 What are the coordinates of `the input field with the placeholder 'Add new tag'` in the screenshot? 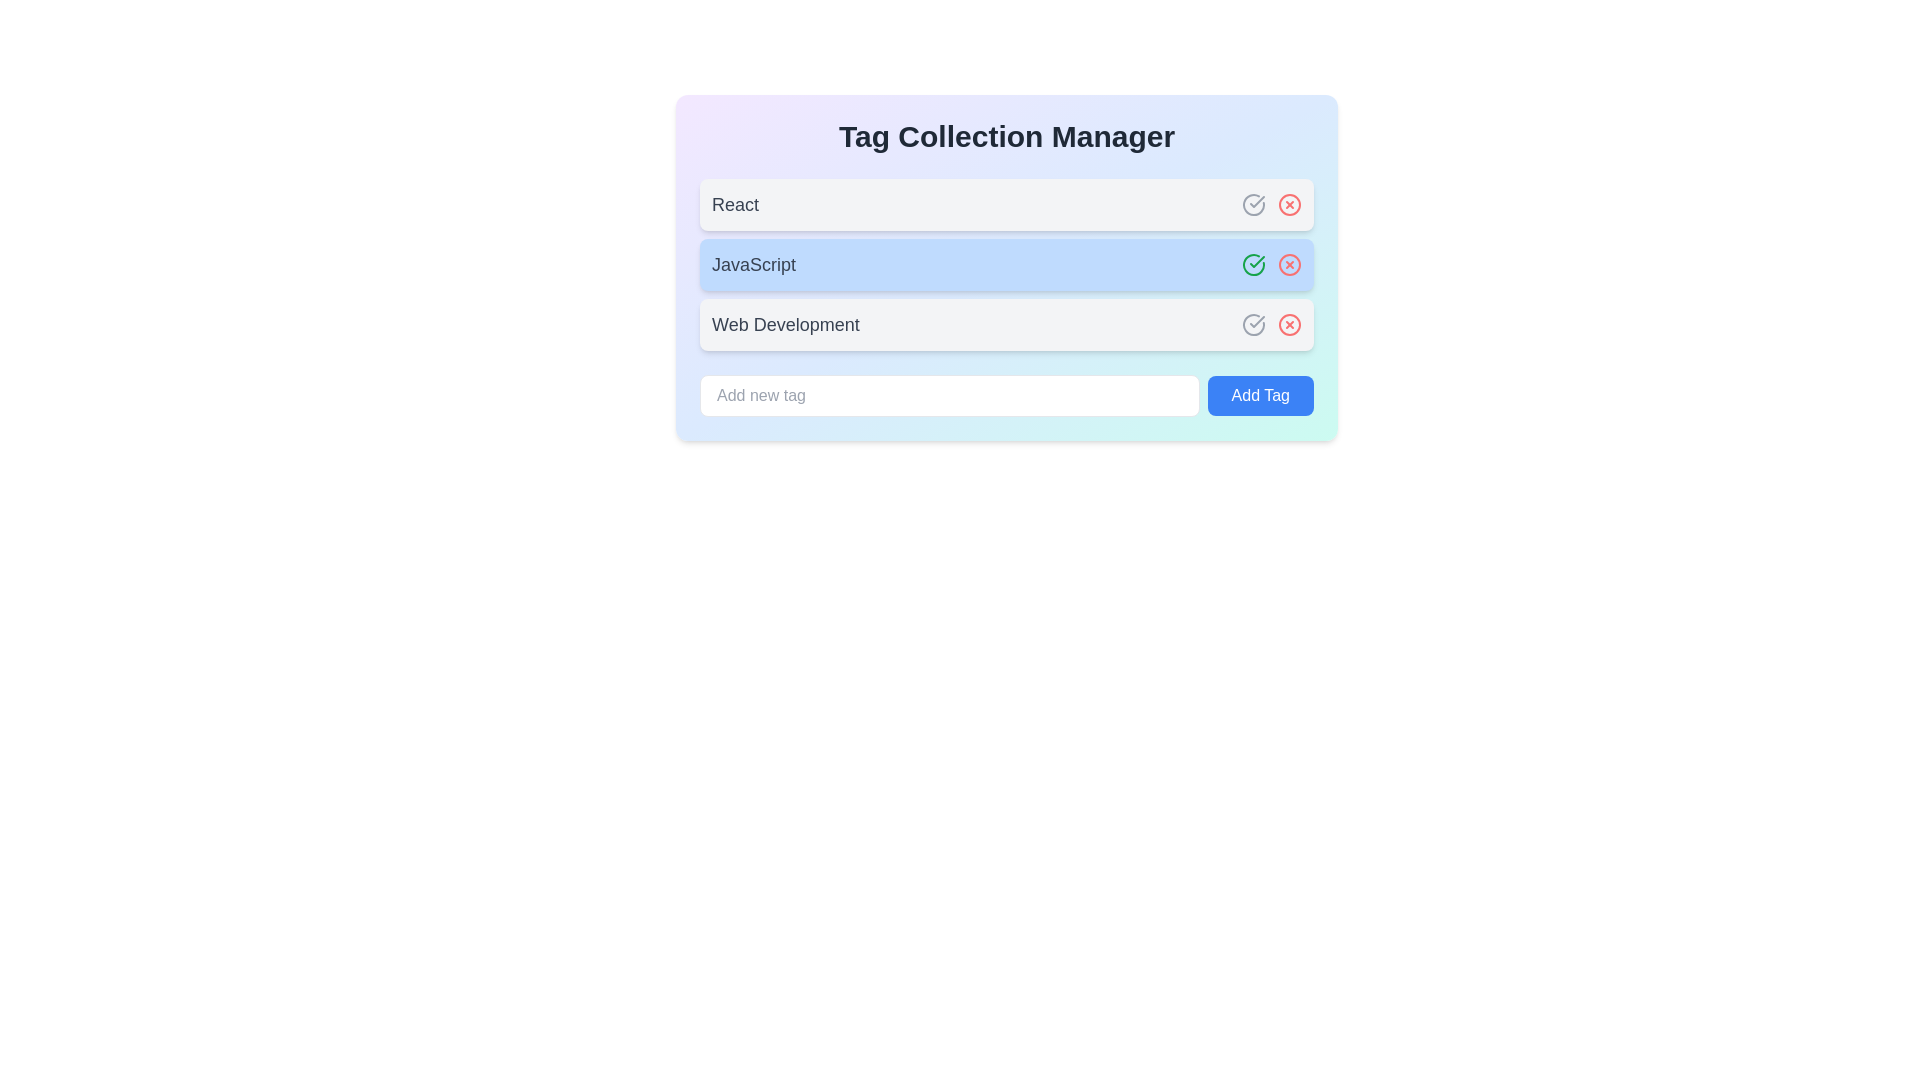 It's located at (948, 396).